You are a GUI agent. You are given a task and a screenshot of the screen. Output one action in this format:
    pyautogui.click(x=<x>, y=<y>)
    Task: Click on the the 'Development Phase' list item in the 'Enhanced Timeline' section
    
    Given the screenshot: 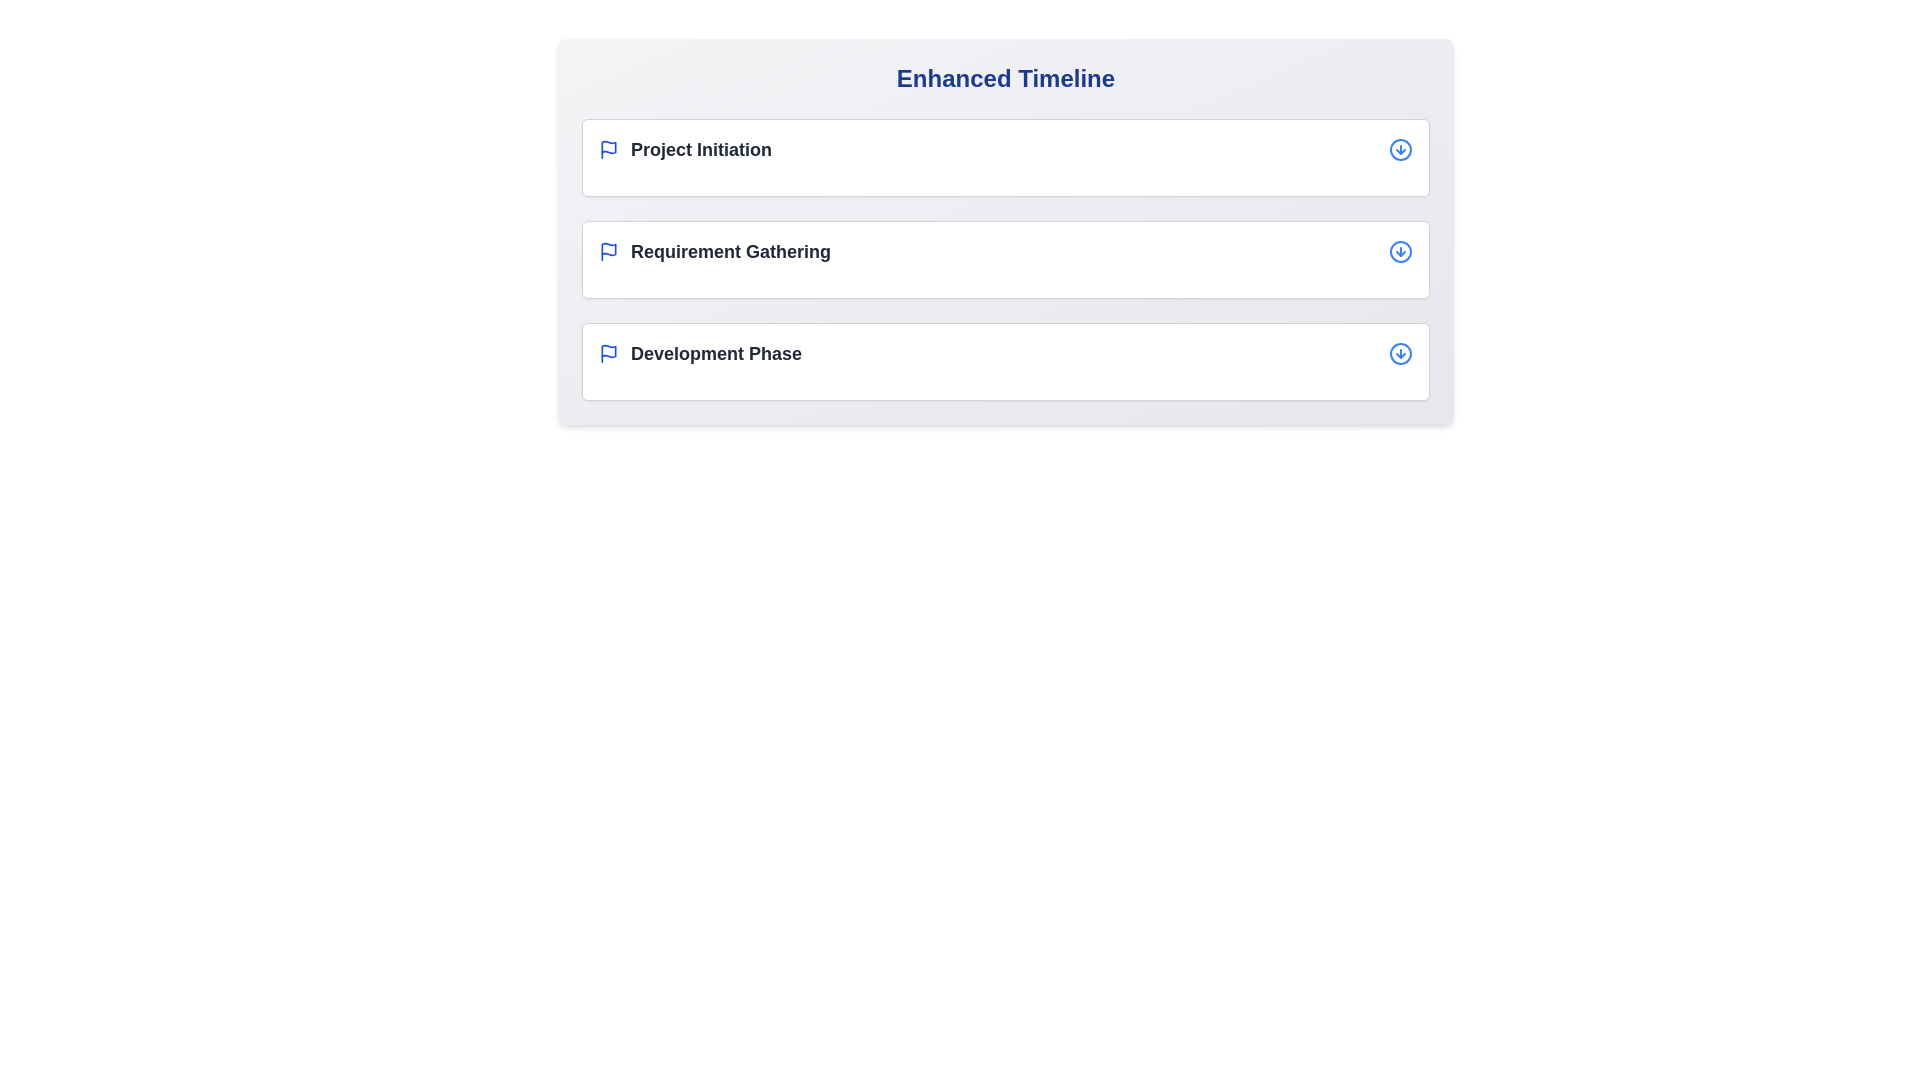 What is the action you would take?
    pyautogui.click(x=1006, y=353)
    